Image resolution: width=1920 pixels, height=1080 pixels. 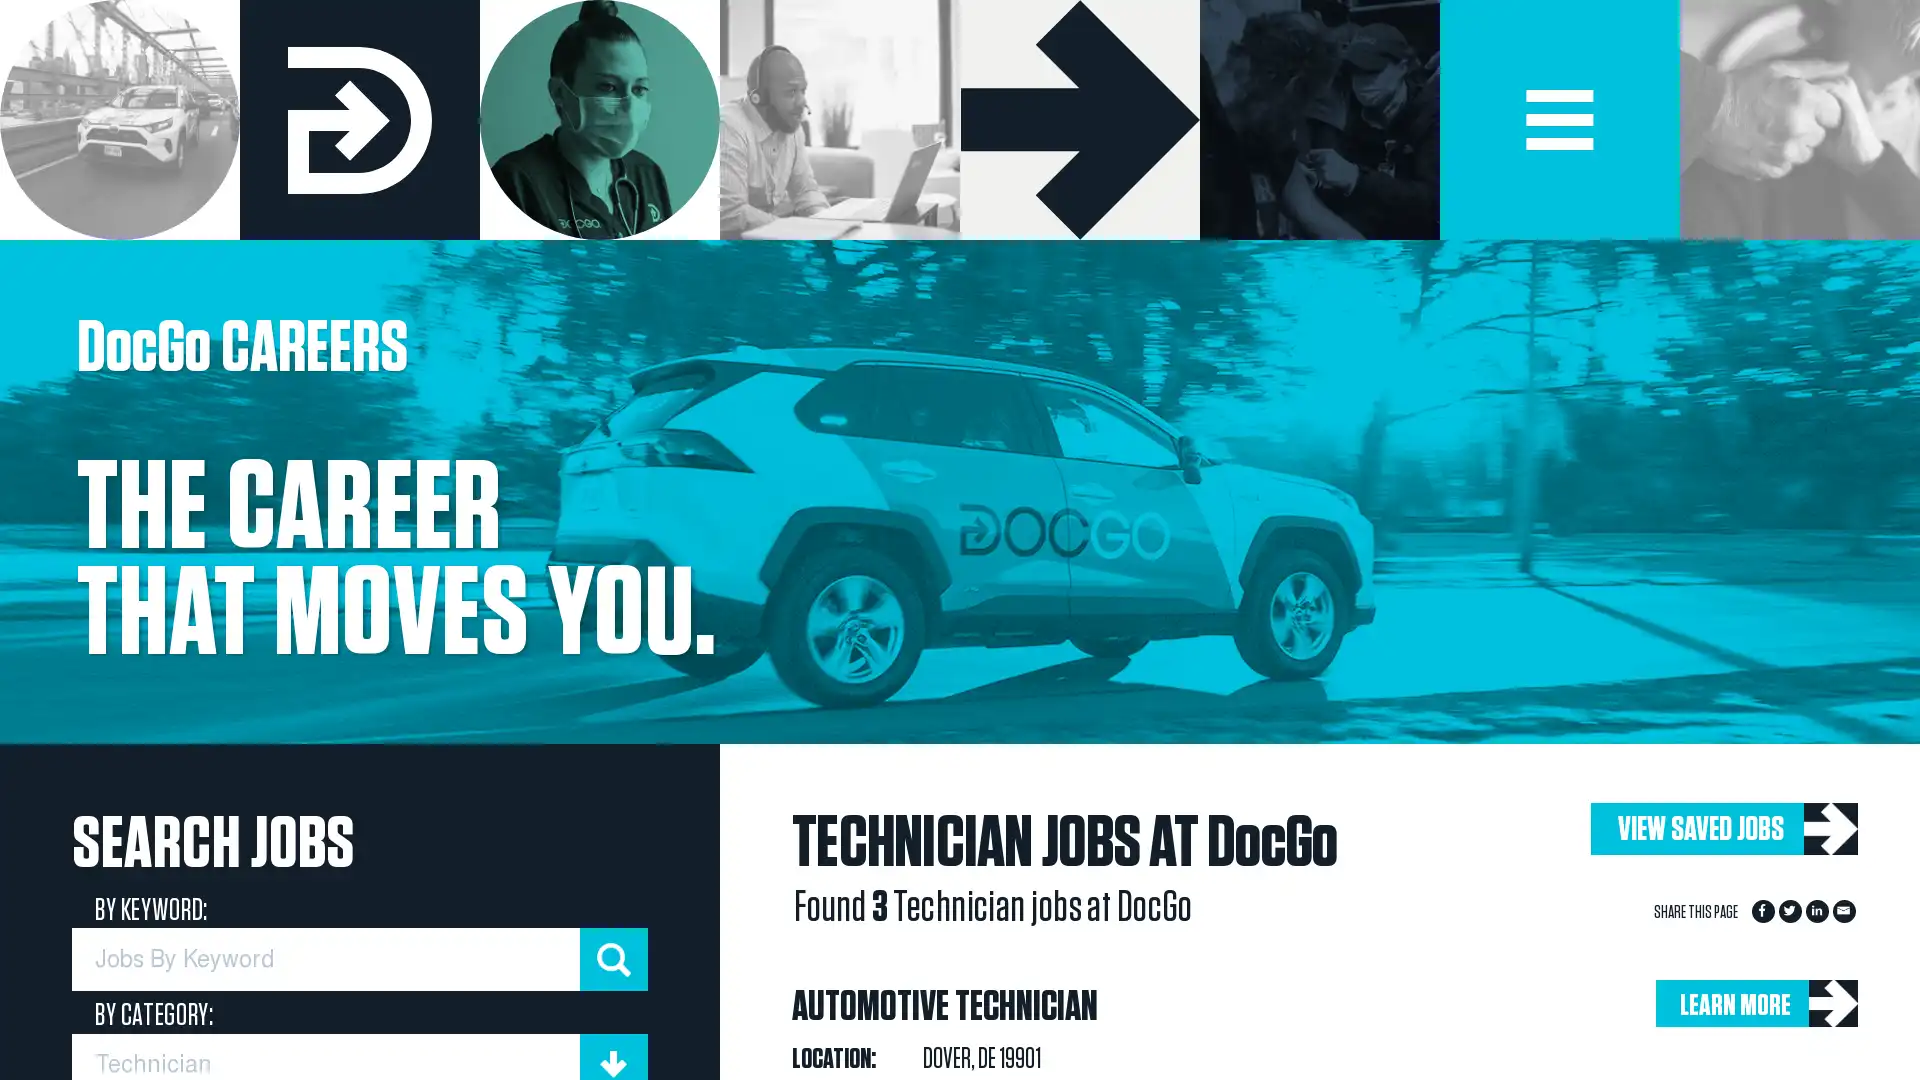 I want to click on Share to LinkedIn, so click(x=1816, y=910).